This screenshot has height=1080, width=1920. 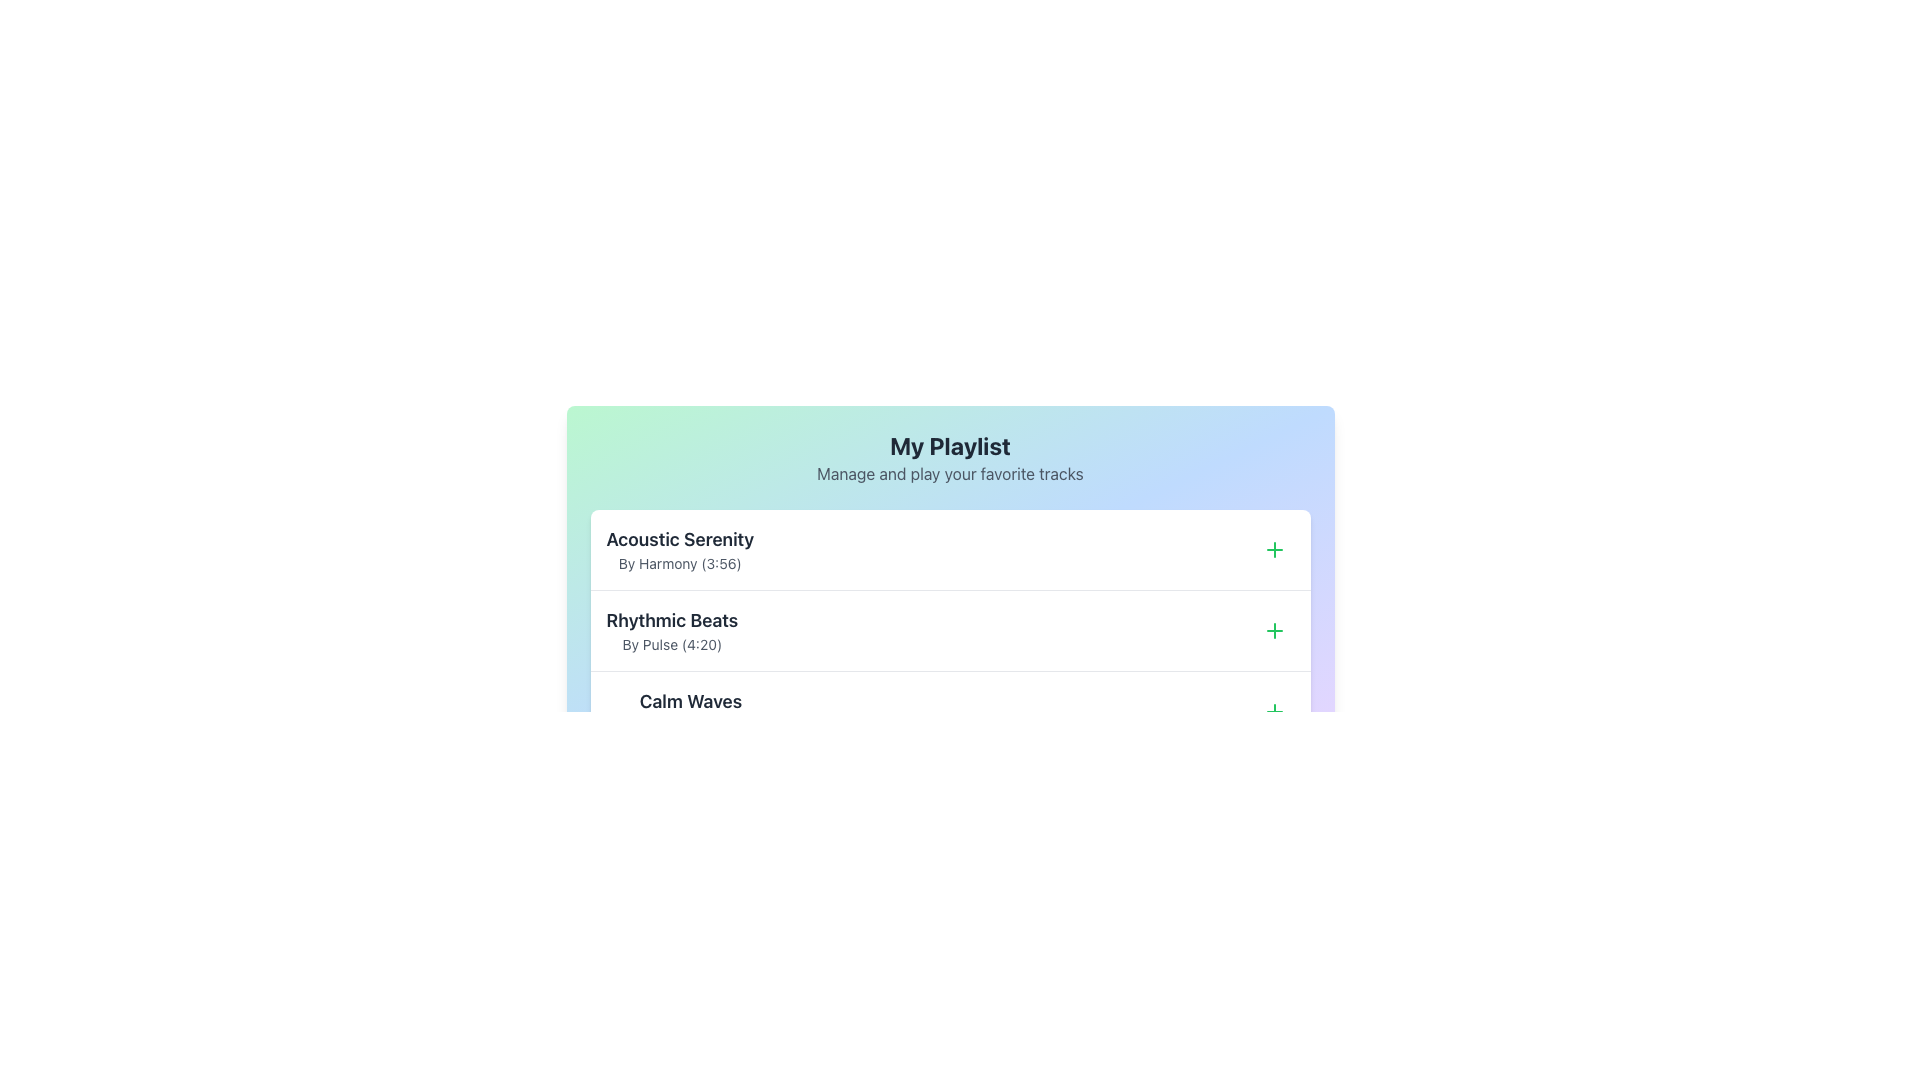 I want to click on the text label displaying 'Calm Waves', which is part of the bottommost item in a playlist interface, styled with a bold and larger font, and located above the subtitle 'By Relaxing Sounds (5:10)', so click(x=691, y=711).